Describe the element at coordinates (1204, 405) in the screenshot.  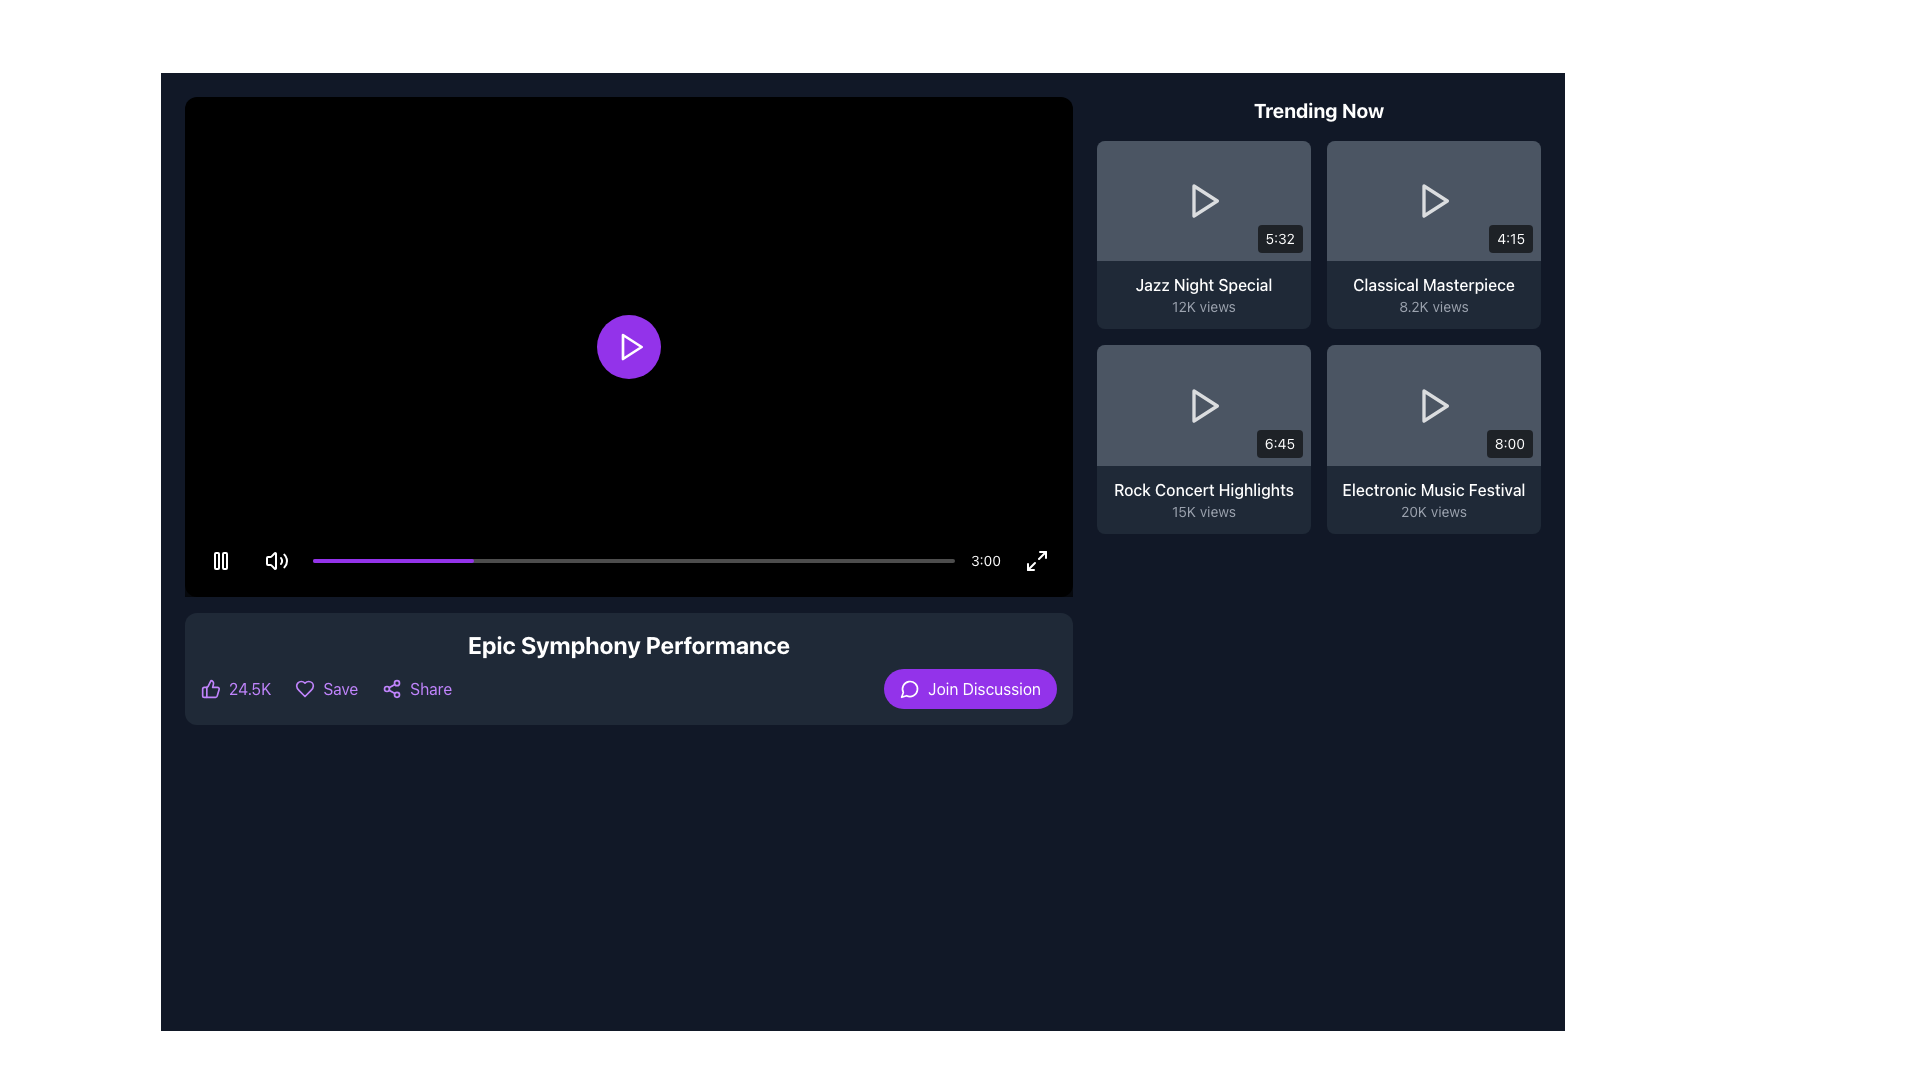
I see `the right-facing triangular play icon button in the thumbnail for the 'Rock Concert Highlights' video located in the 'Trending Now' section` at that location.